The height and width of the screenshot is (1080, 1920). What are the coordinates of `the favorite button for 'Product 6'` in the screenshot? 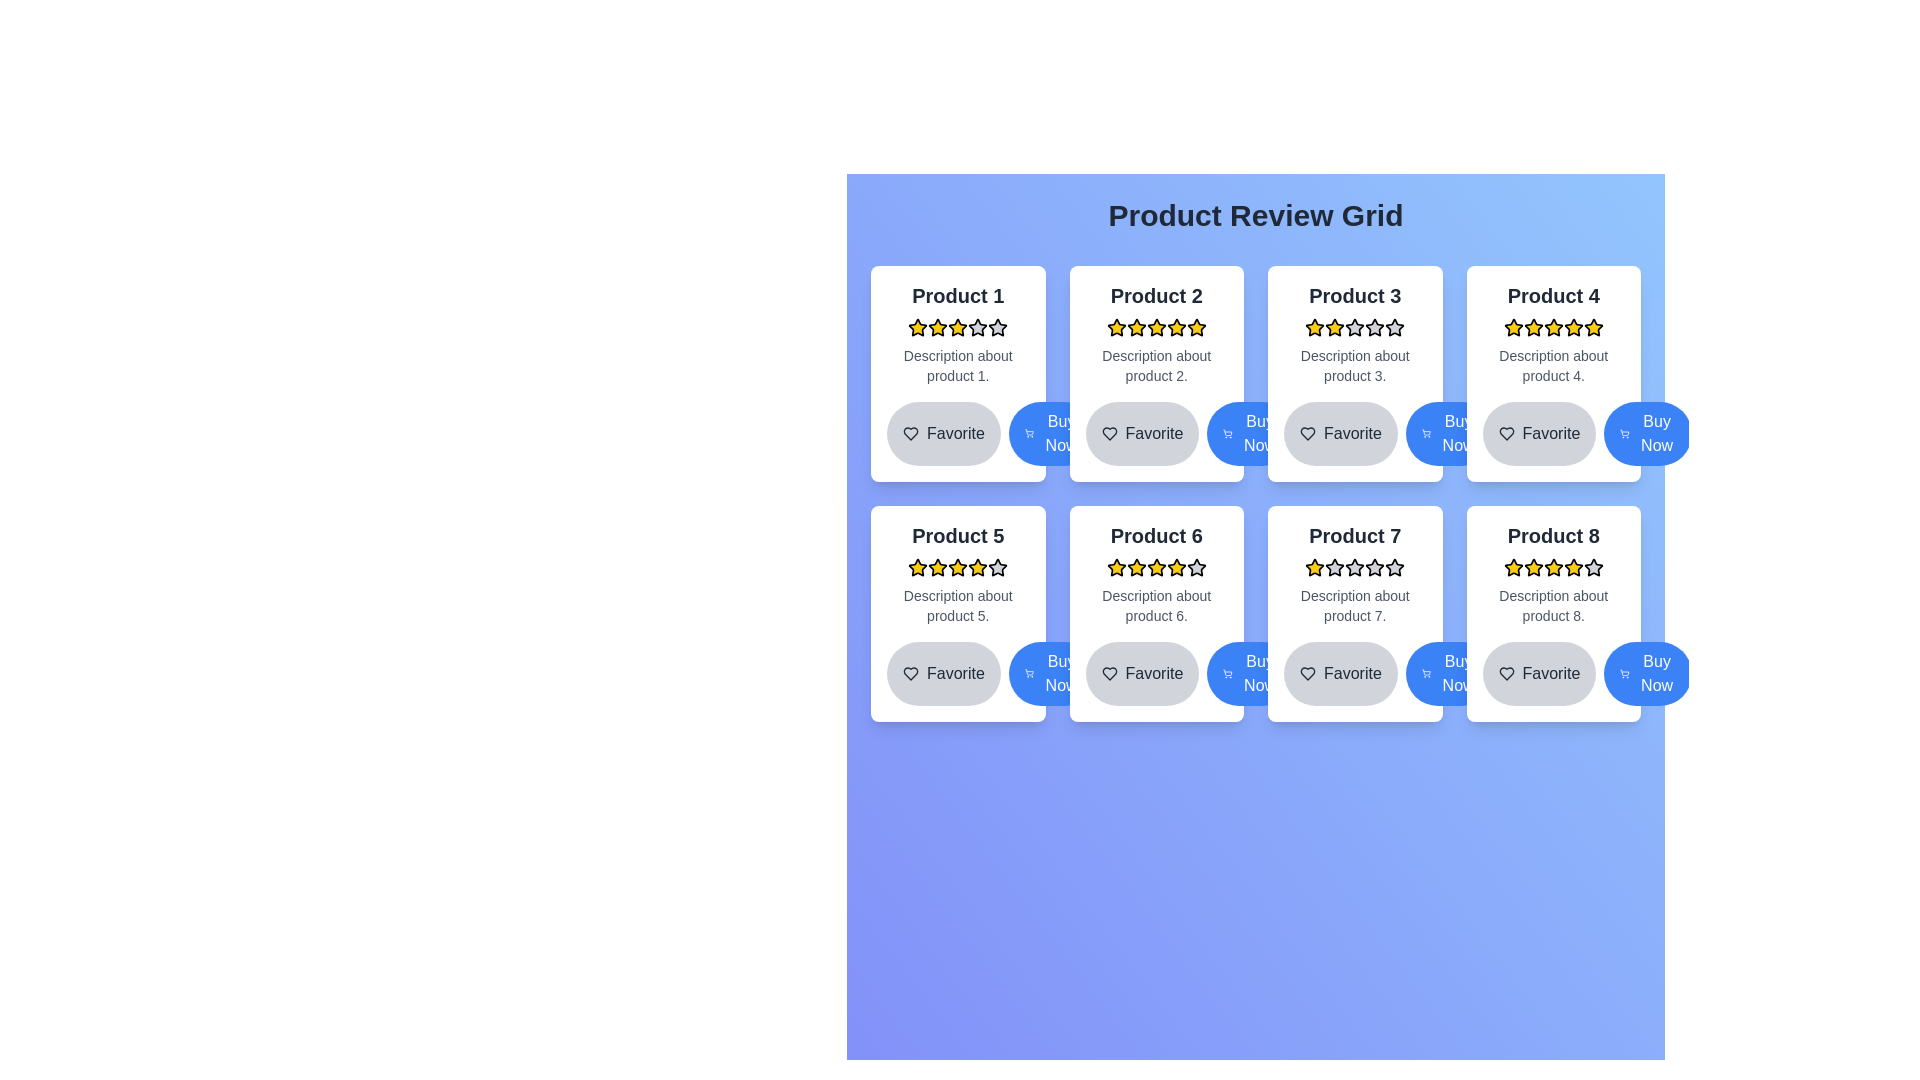 It's located at (1142, 674).